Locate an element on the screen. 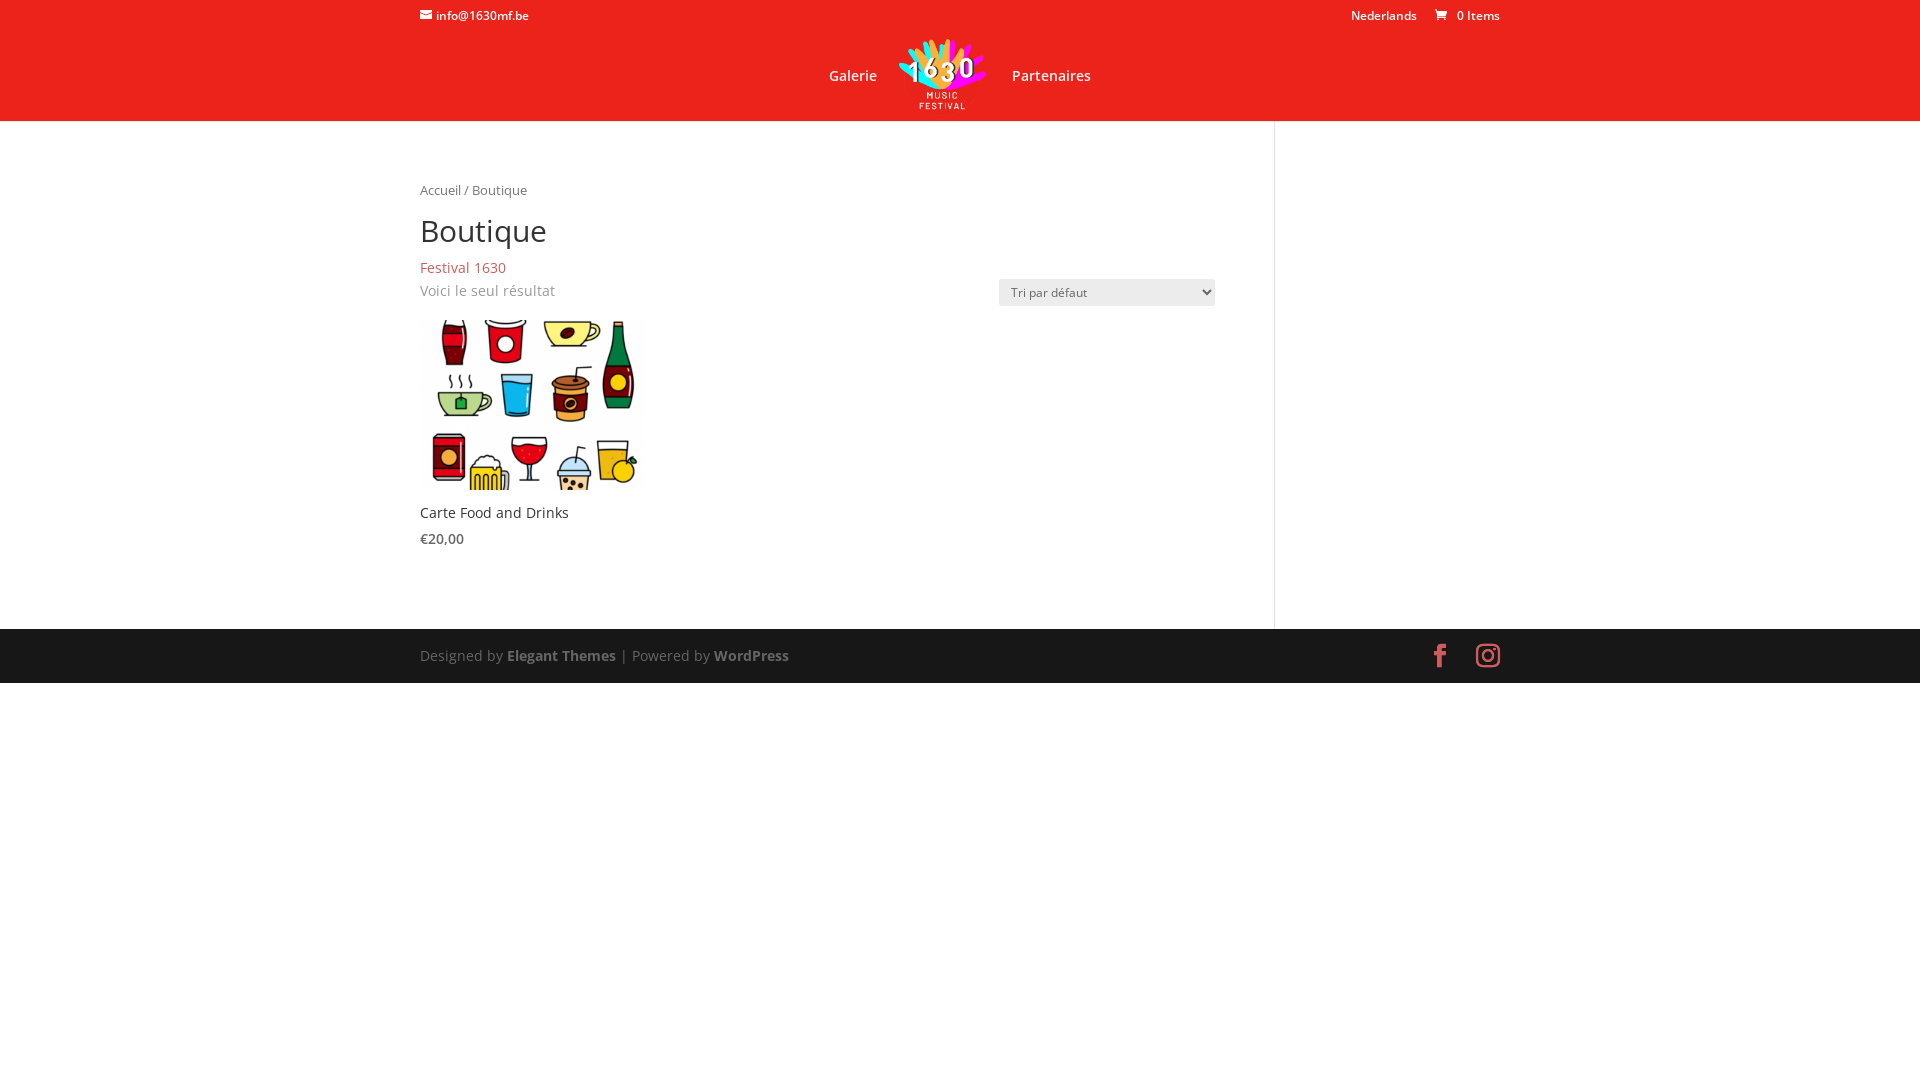 Image resolution: width=1920 pixels, height=1080 pixels. 'Elegant Themes' is located at coordinates (560, 655).